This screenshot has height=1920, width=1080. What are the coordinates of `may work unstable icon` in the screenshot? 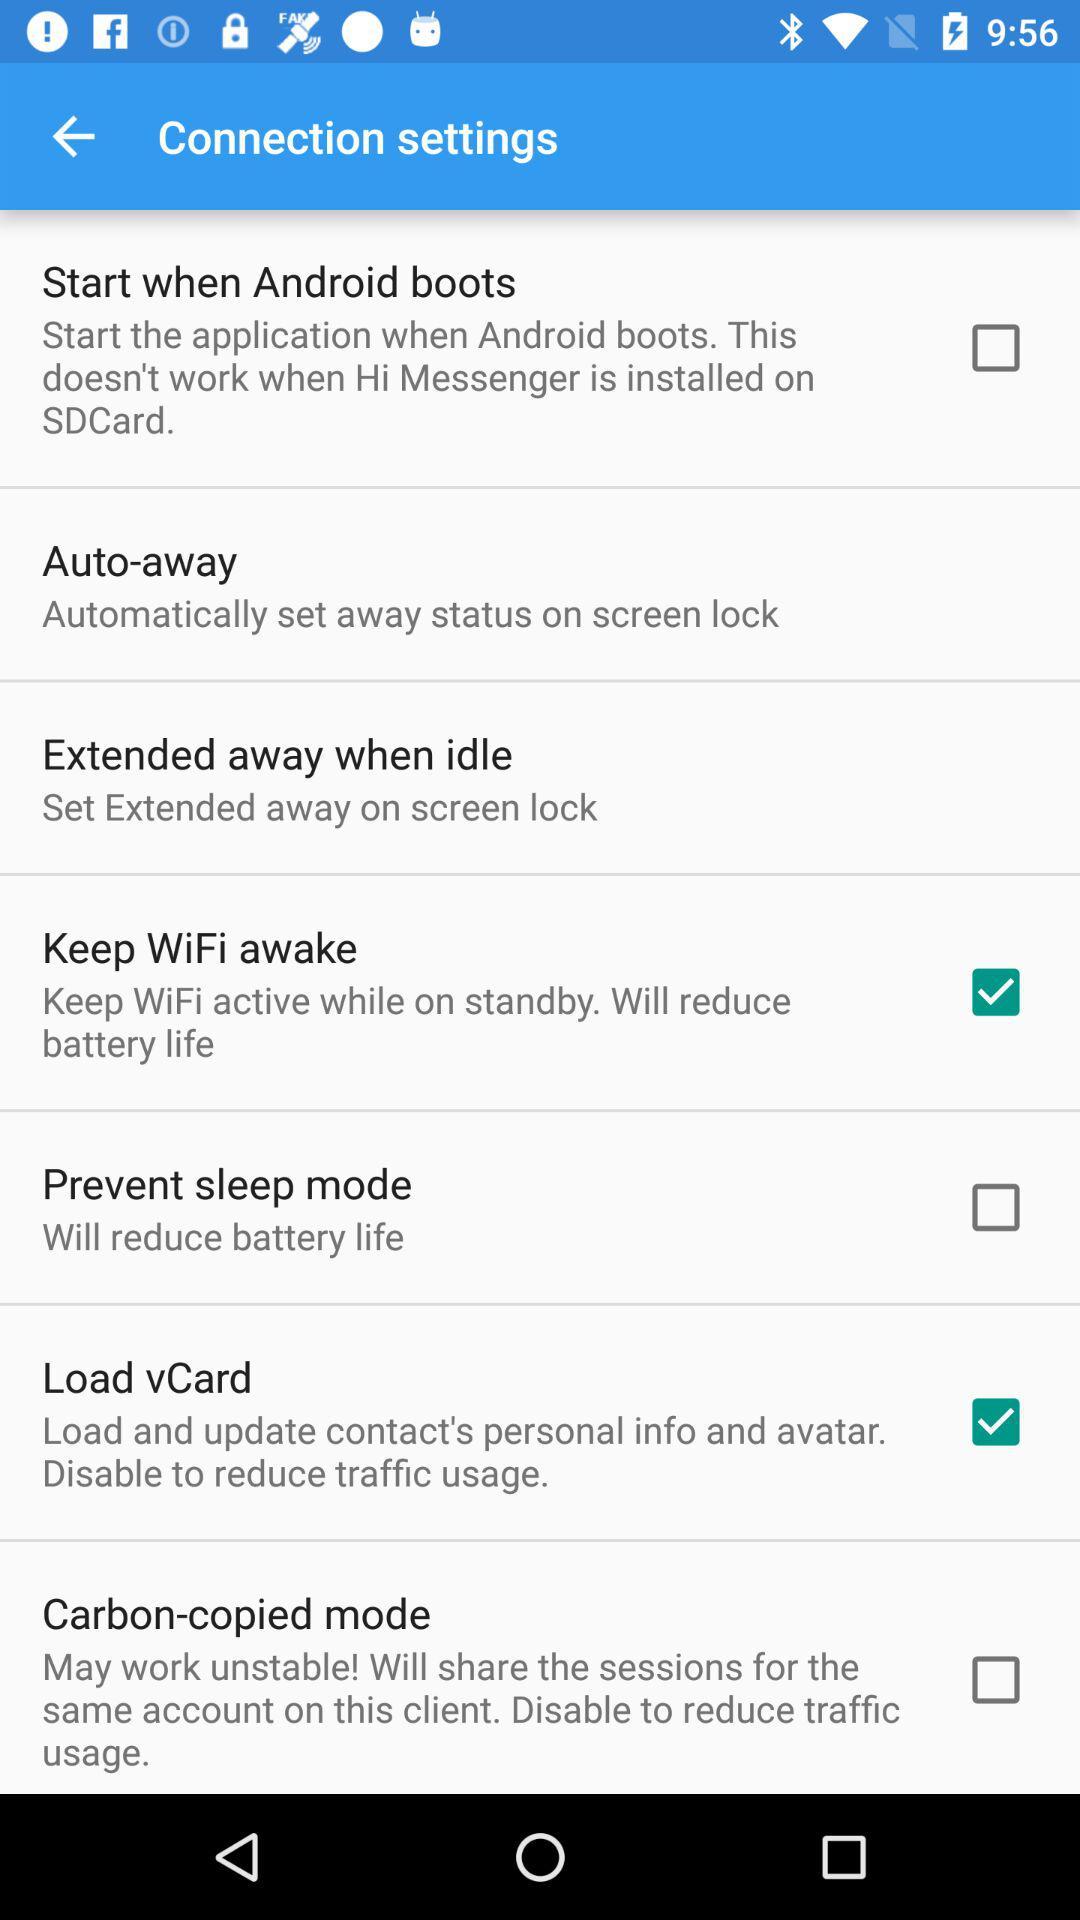 It's located at (477, 1707).